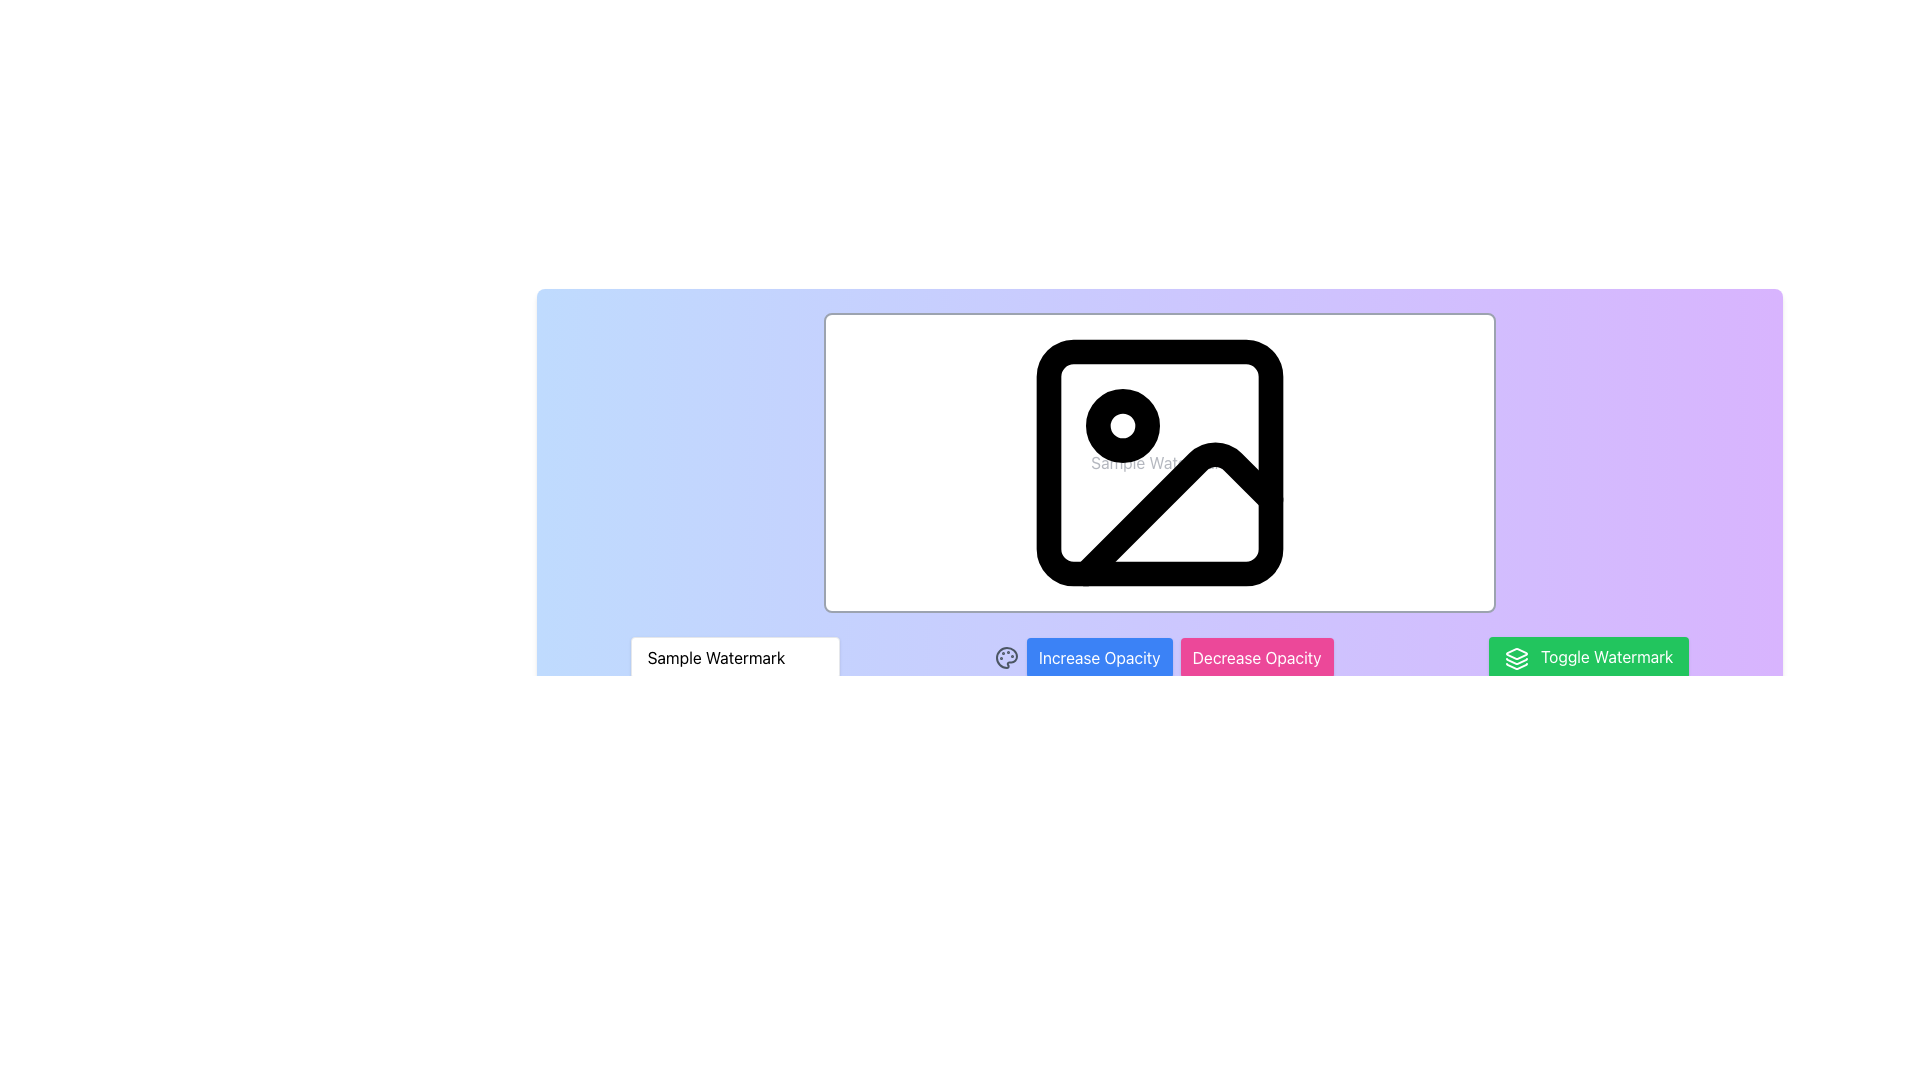  What do you see at coordinates (1123, 424) in the screenshot?
I see `the Decorative Dot, a small black circular icon with a white inner circle, located near the top-left corner of an image placeholder frame` at bounding box center [1123, 424].